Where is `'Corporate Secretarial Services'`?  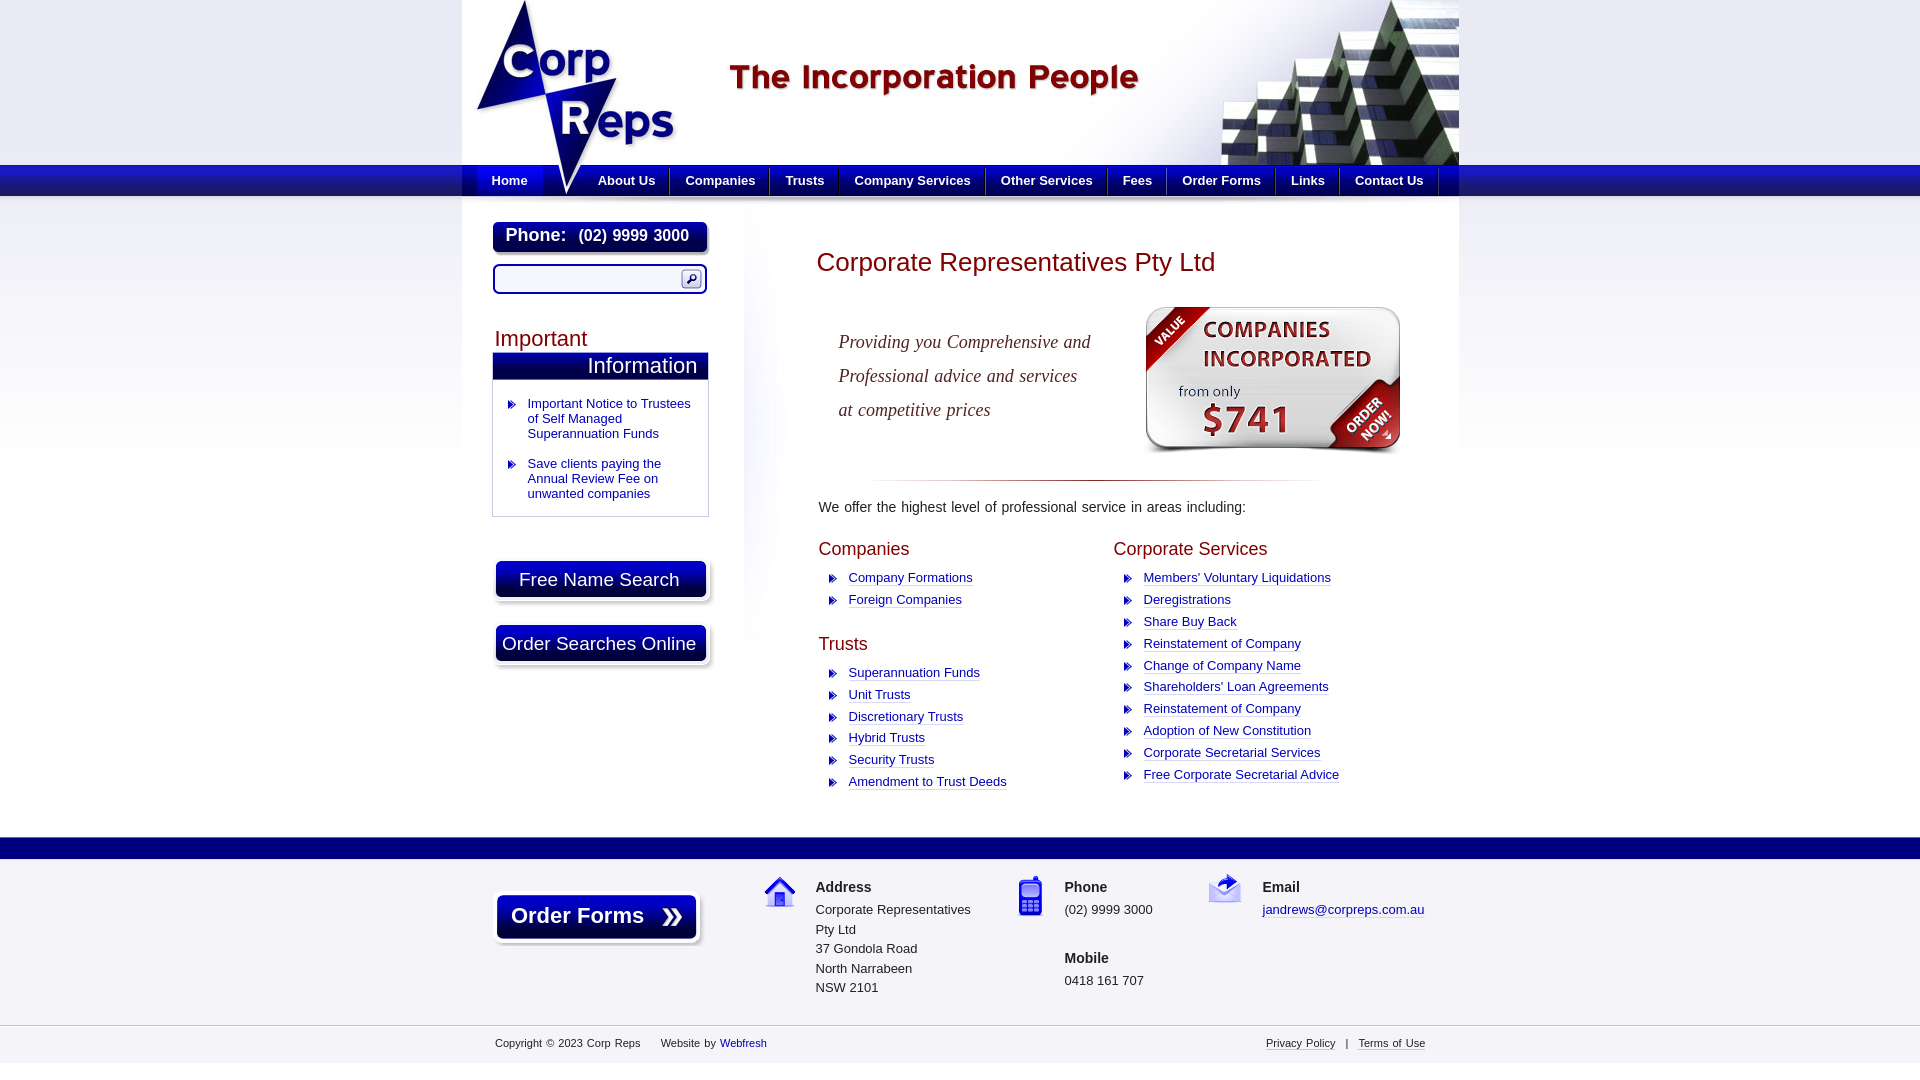
'Corporate Secretarial Services' is located at coordinates (1231, 752).